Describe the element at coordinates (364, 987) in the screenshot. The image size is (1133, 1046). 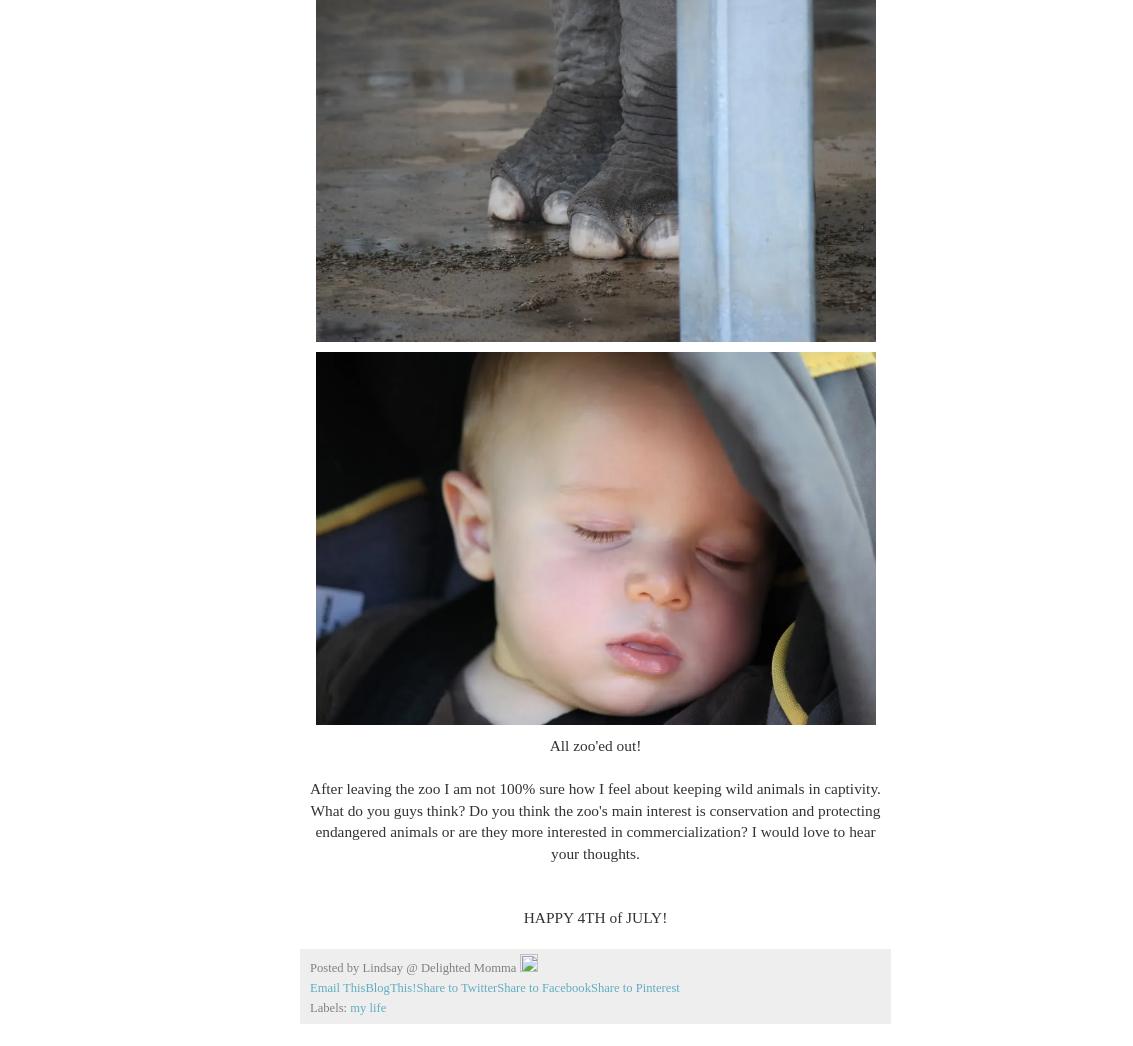
I see `'BlogThis!'` at that location.